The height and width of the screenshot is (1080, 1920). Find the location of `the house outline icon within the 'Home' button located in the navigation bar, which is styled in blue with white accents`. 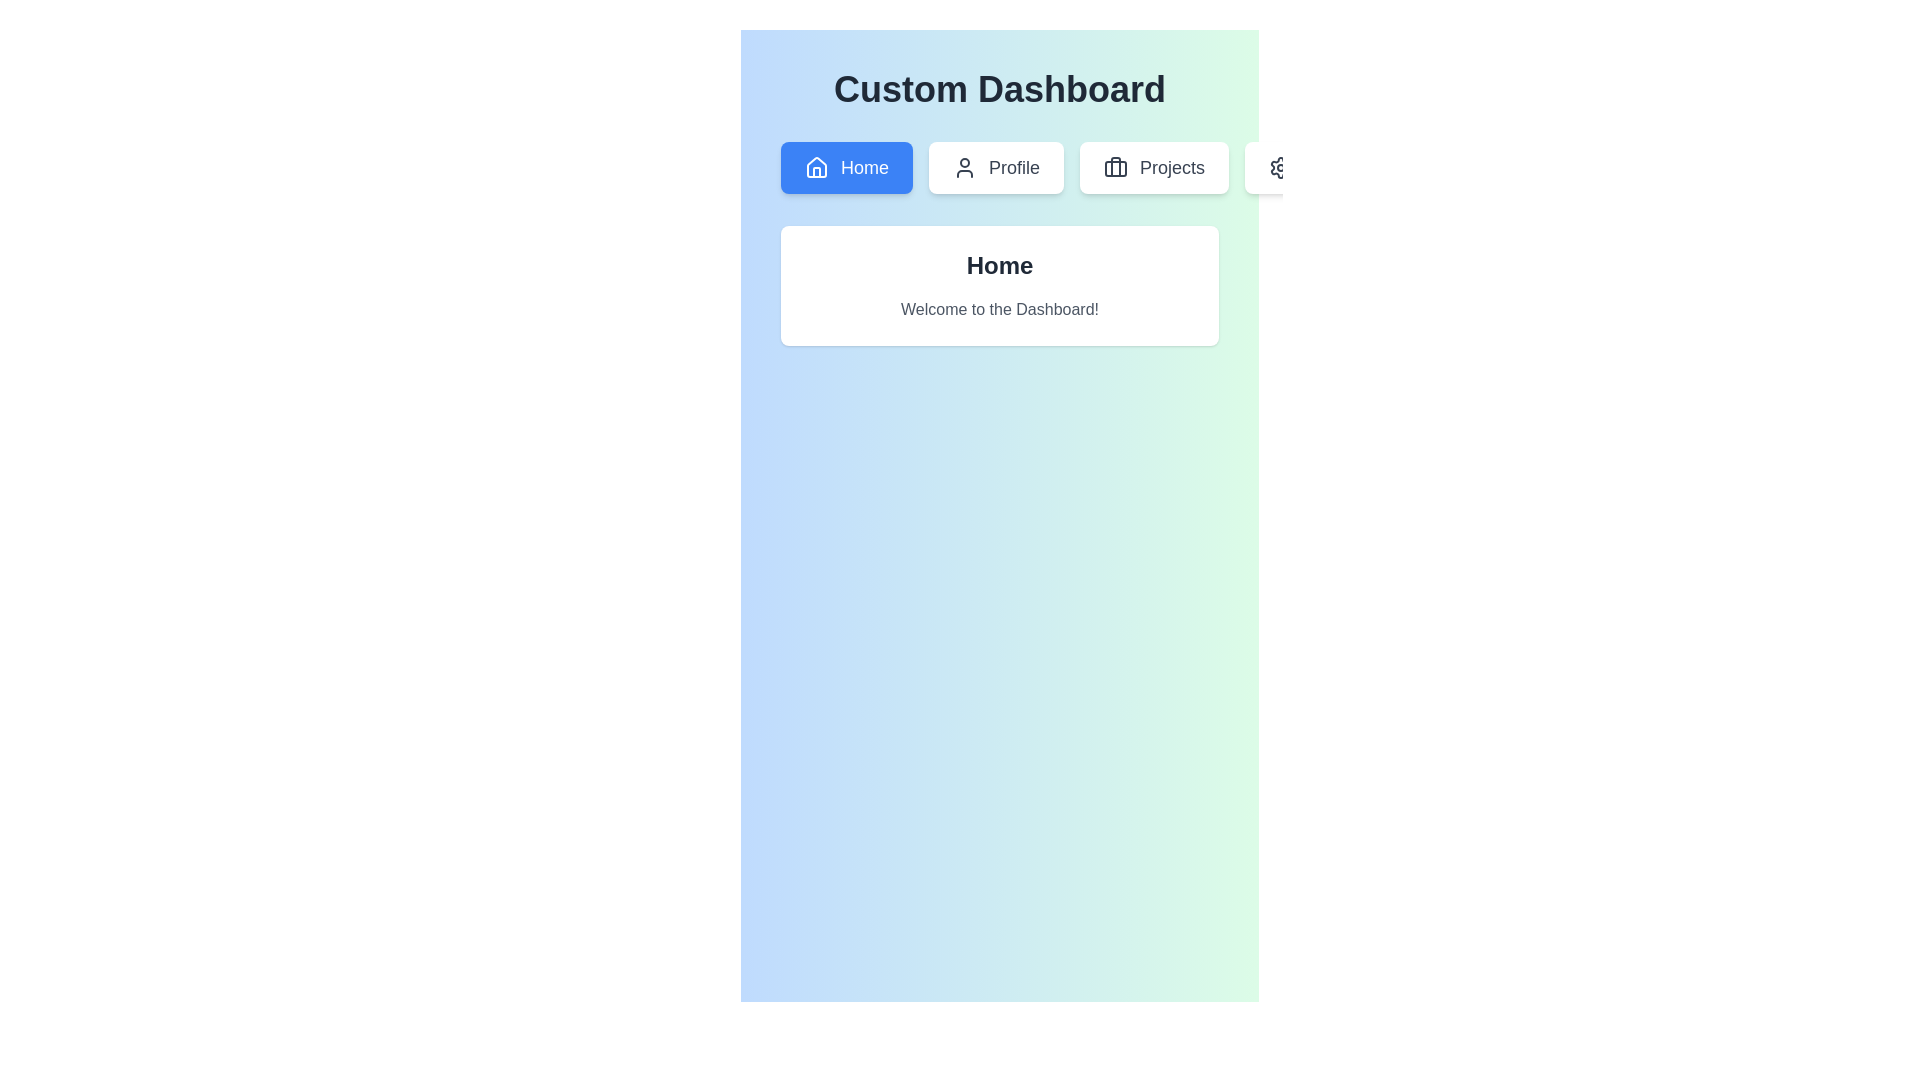

the house outline icon within the 'Home' button located in the navigation bar, which is styled in blue with white accents is located at coordinates (816, 167).